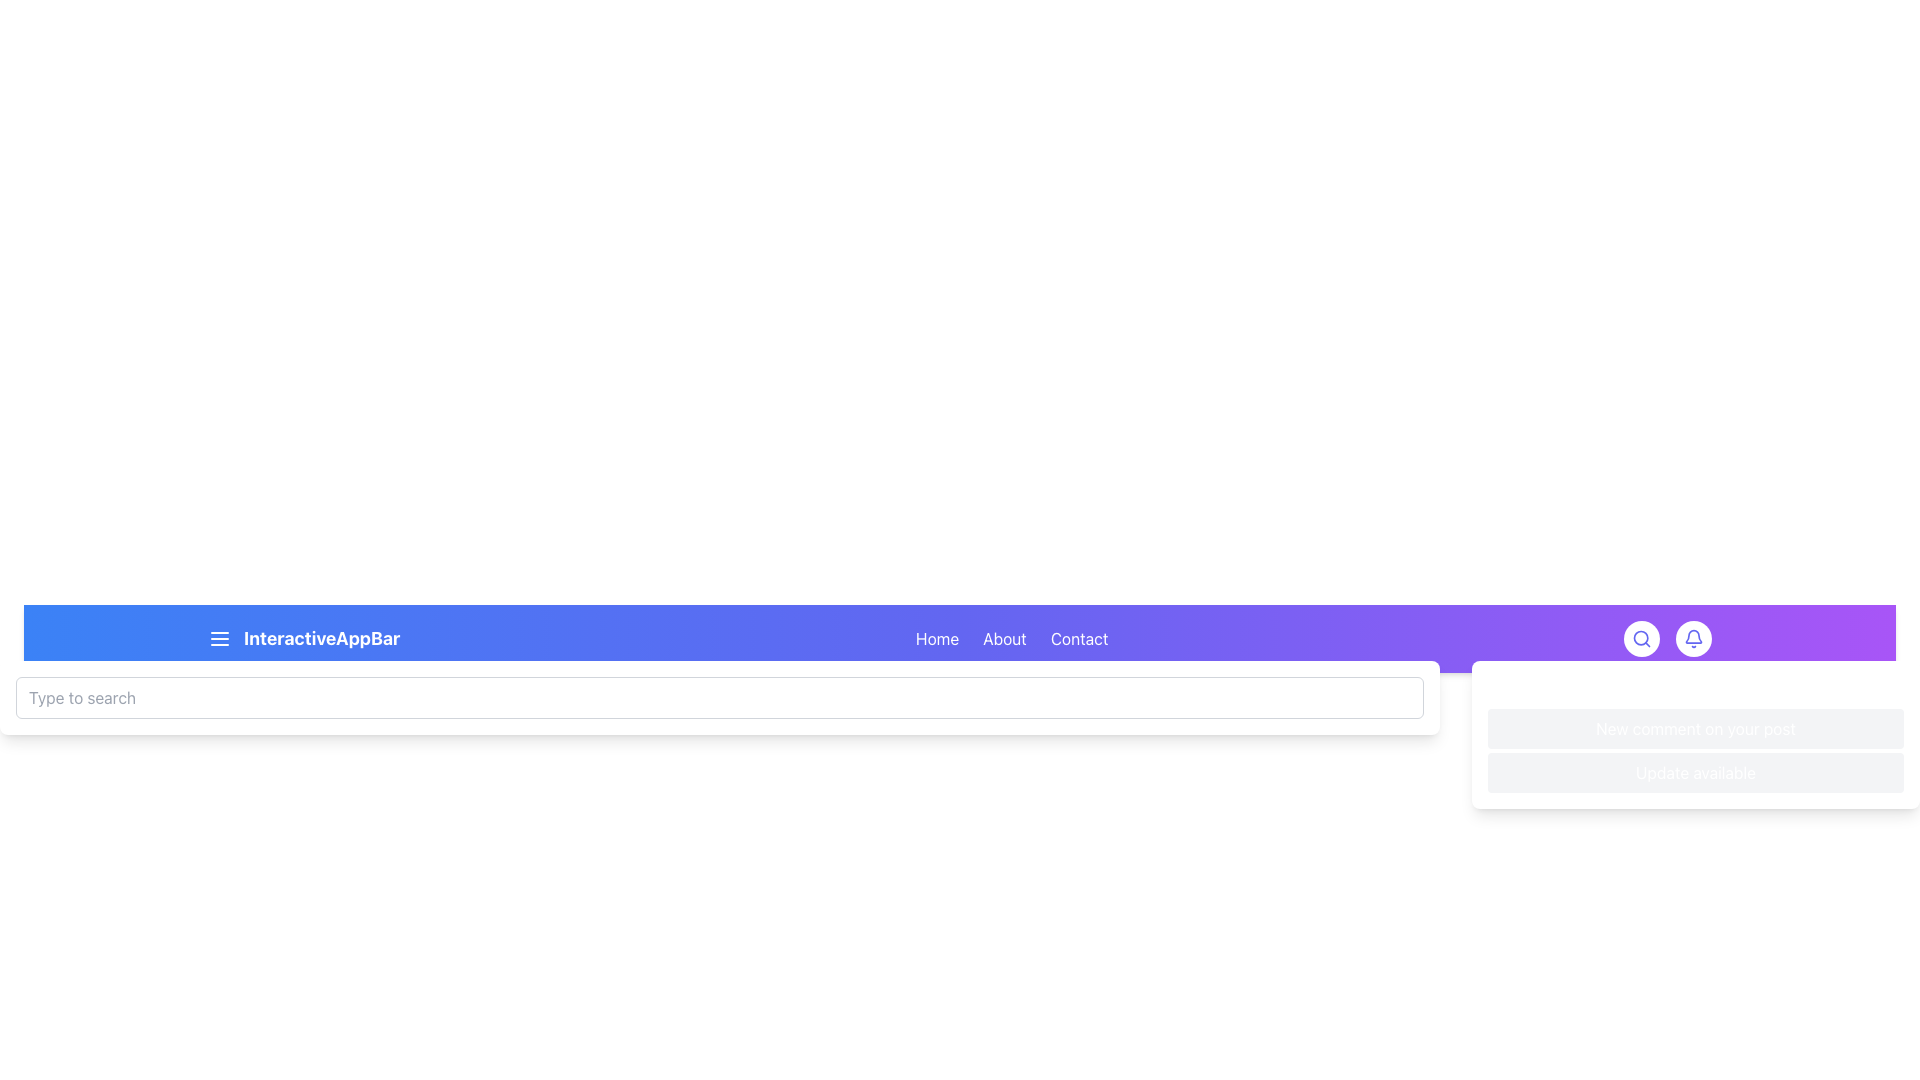 The width and height of the screenshot is (1920, 1080). Describe the element at coordinates (1693, 636) in the screenshot. I see `the bell icon located in the top-right section of the interface` at that location.